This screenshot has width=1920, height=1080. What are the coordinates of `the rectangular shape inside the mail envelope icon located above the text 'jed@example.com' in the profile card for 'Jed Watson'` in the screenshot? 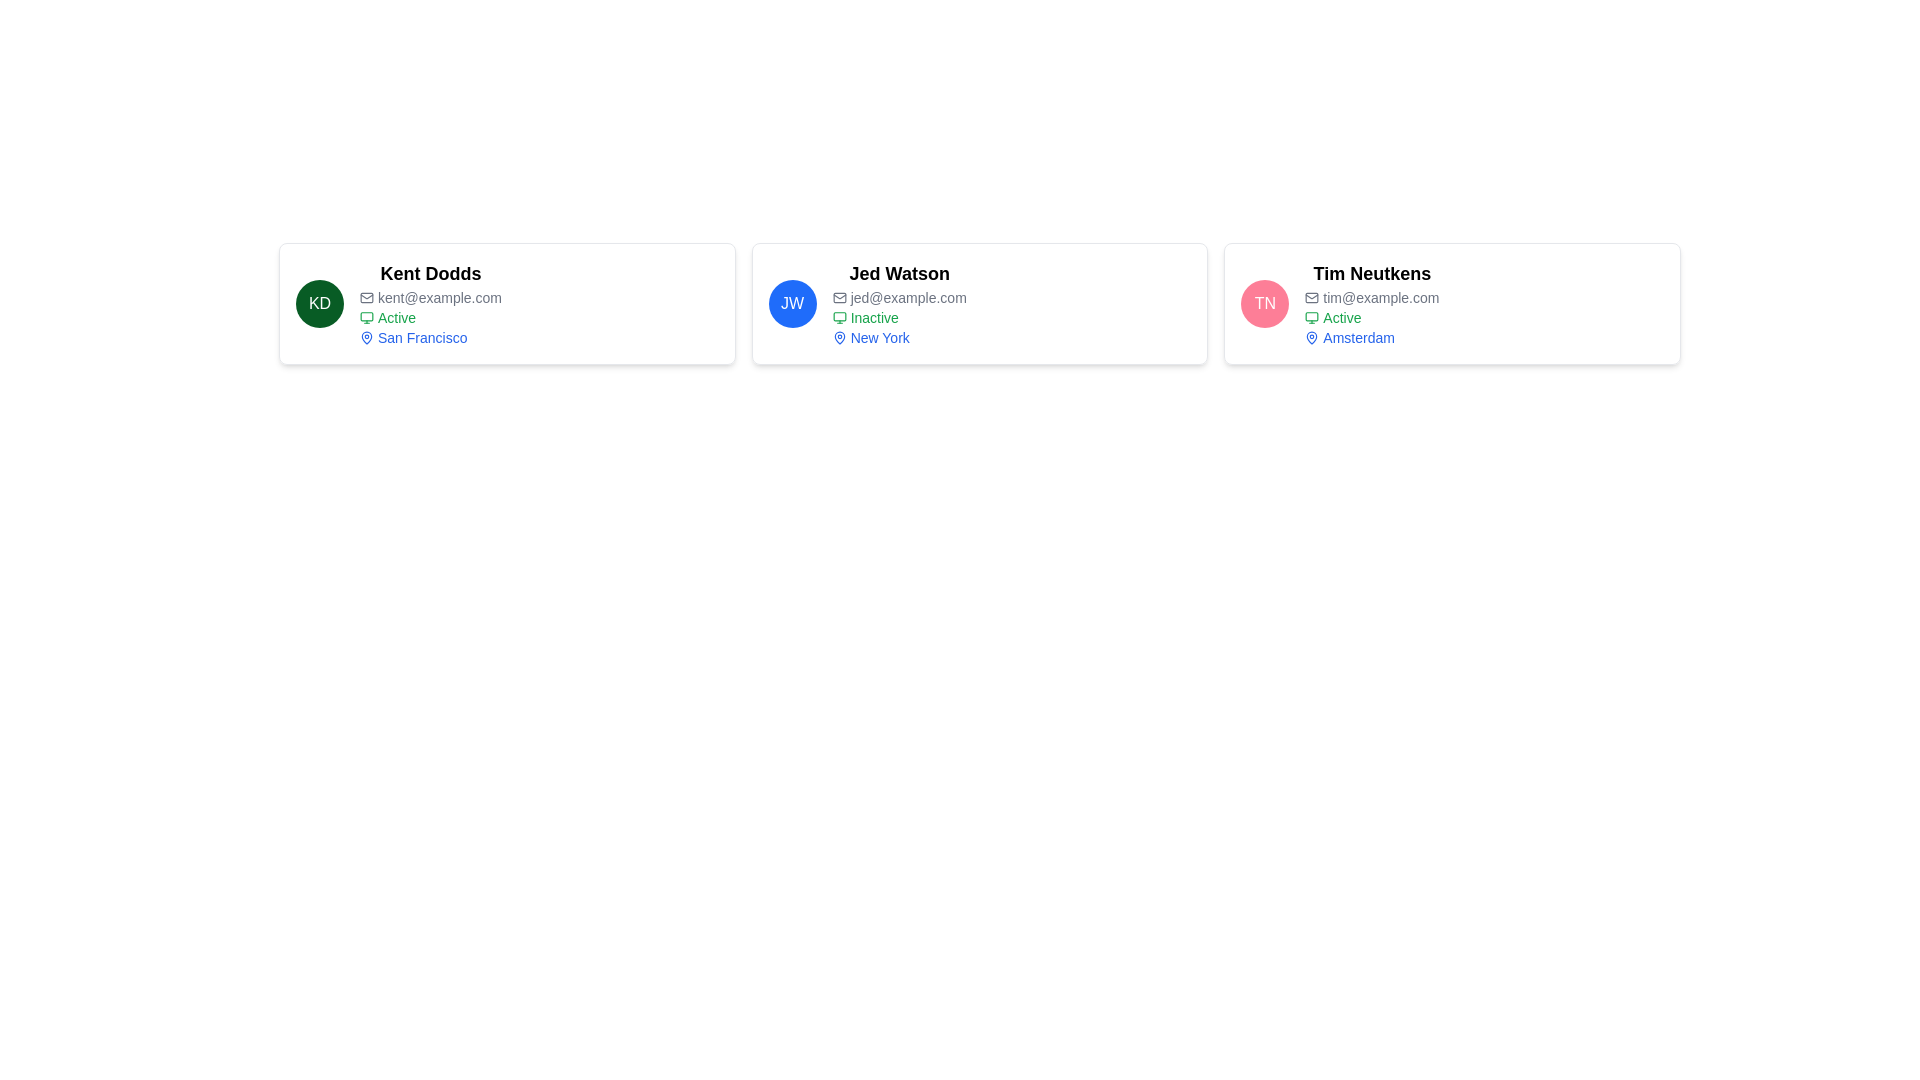 It's located at (839, 297).